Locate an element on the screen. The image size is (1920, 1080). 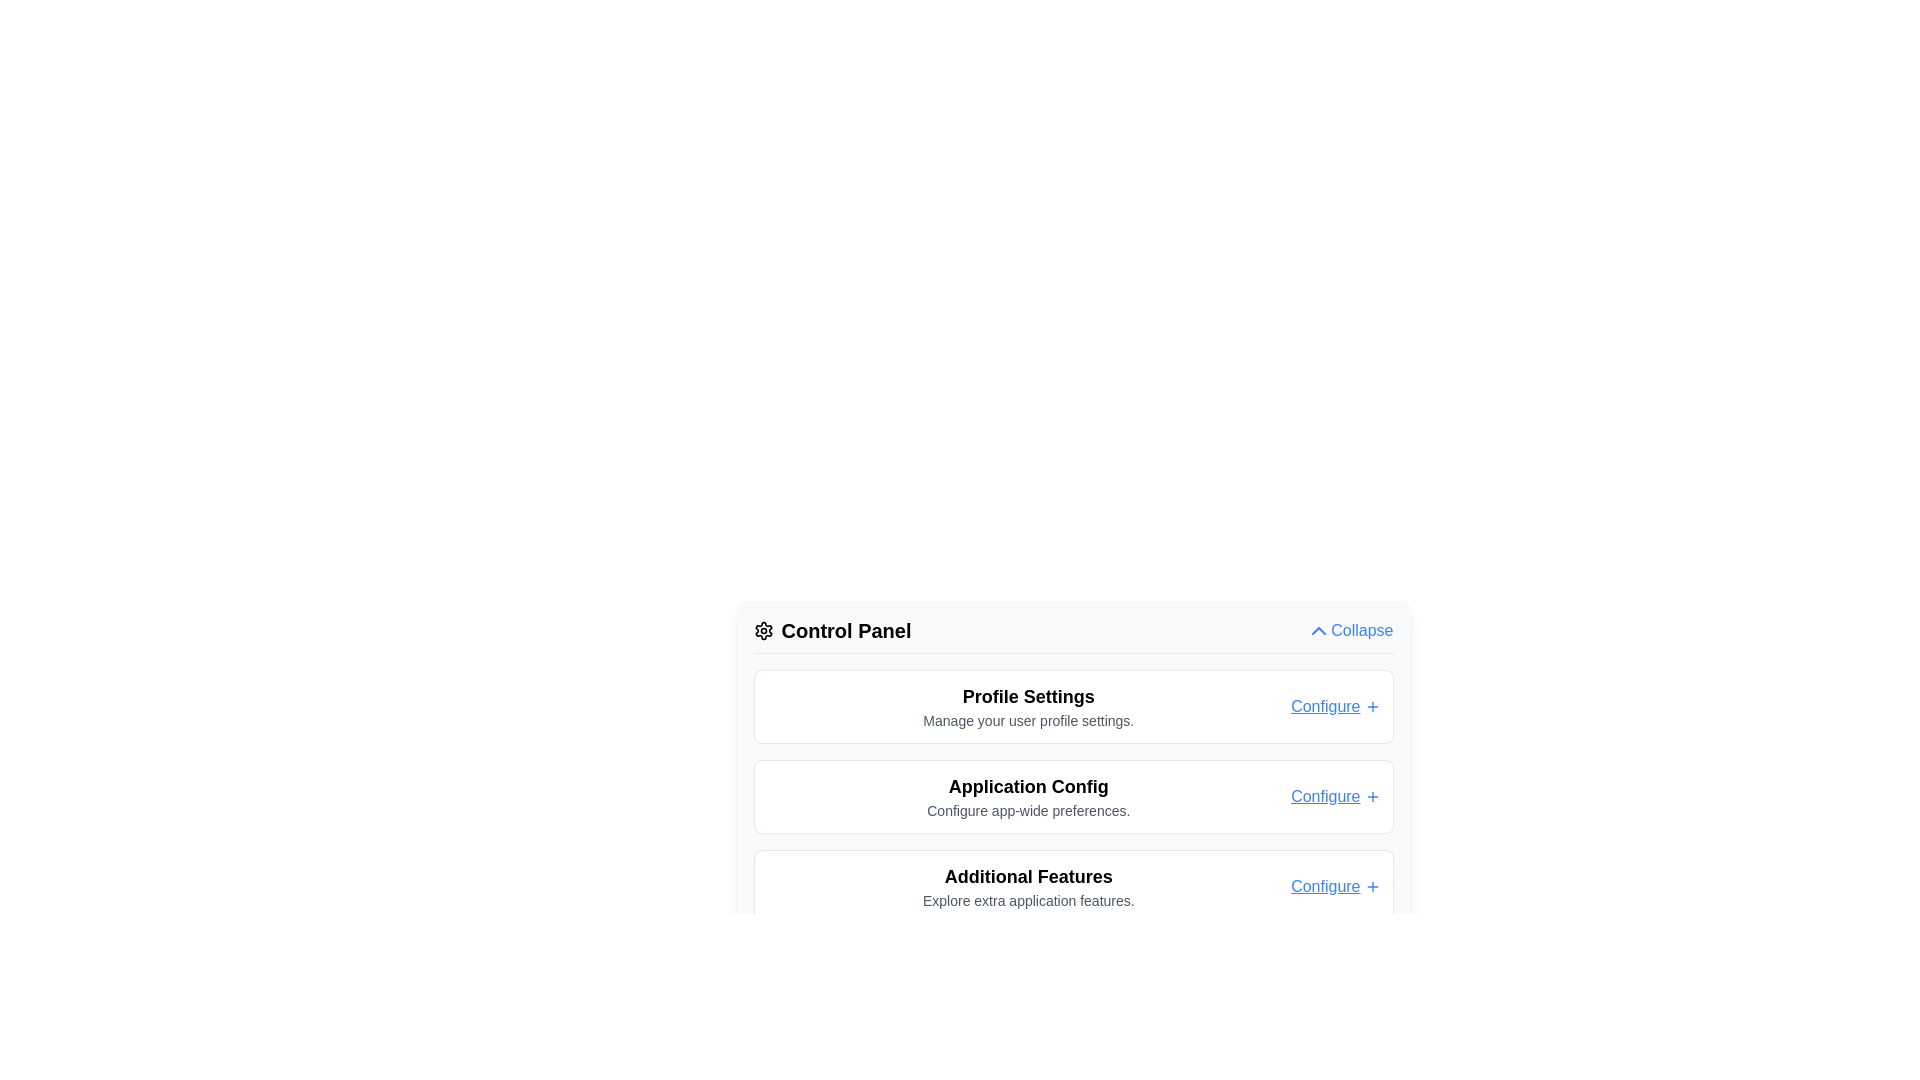
the text label that serves as a header for additional feature settings in the control panel, located just below 'Application Config' and above 'Explore extra application features.' is located at coordinates (1028, 875).